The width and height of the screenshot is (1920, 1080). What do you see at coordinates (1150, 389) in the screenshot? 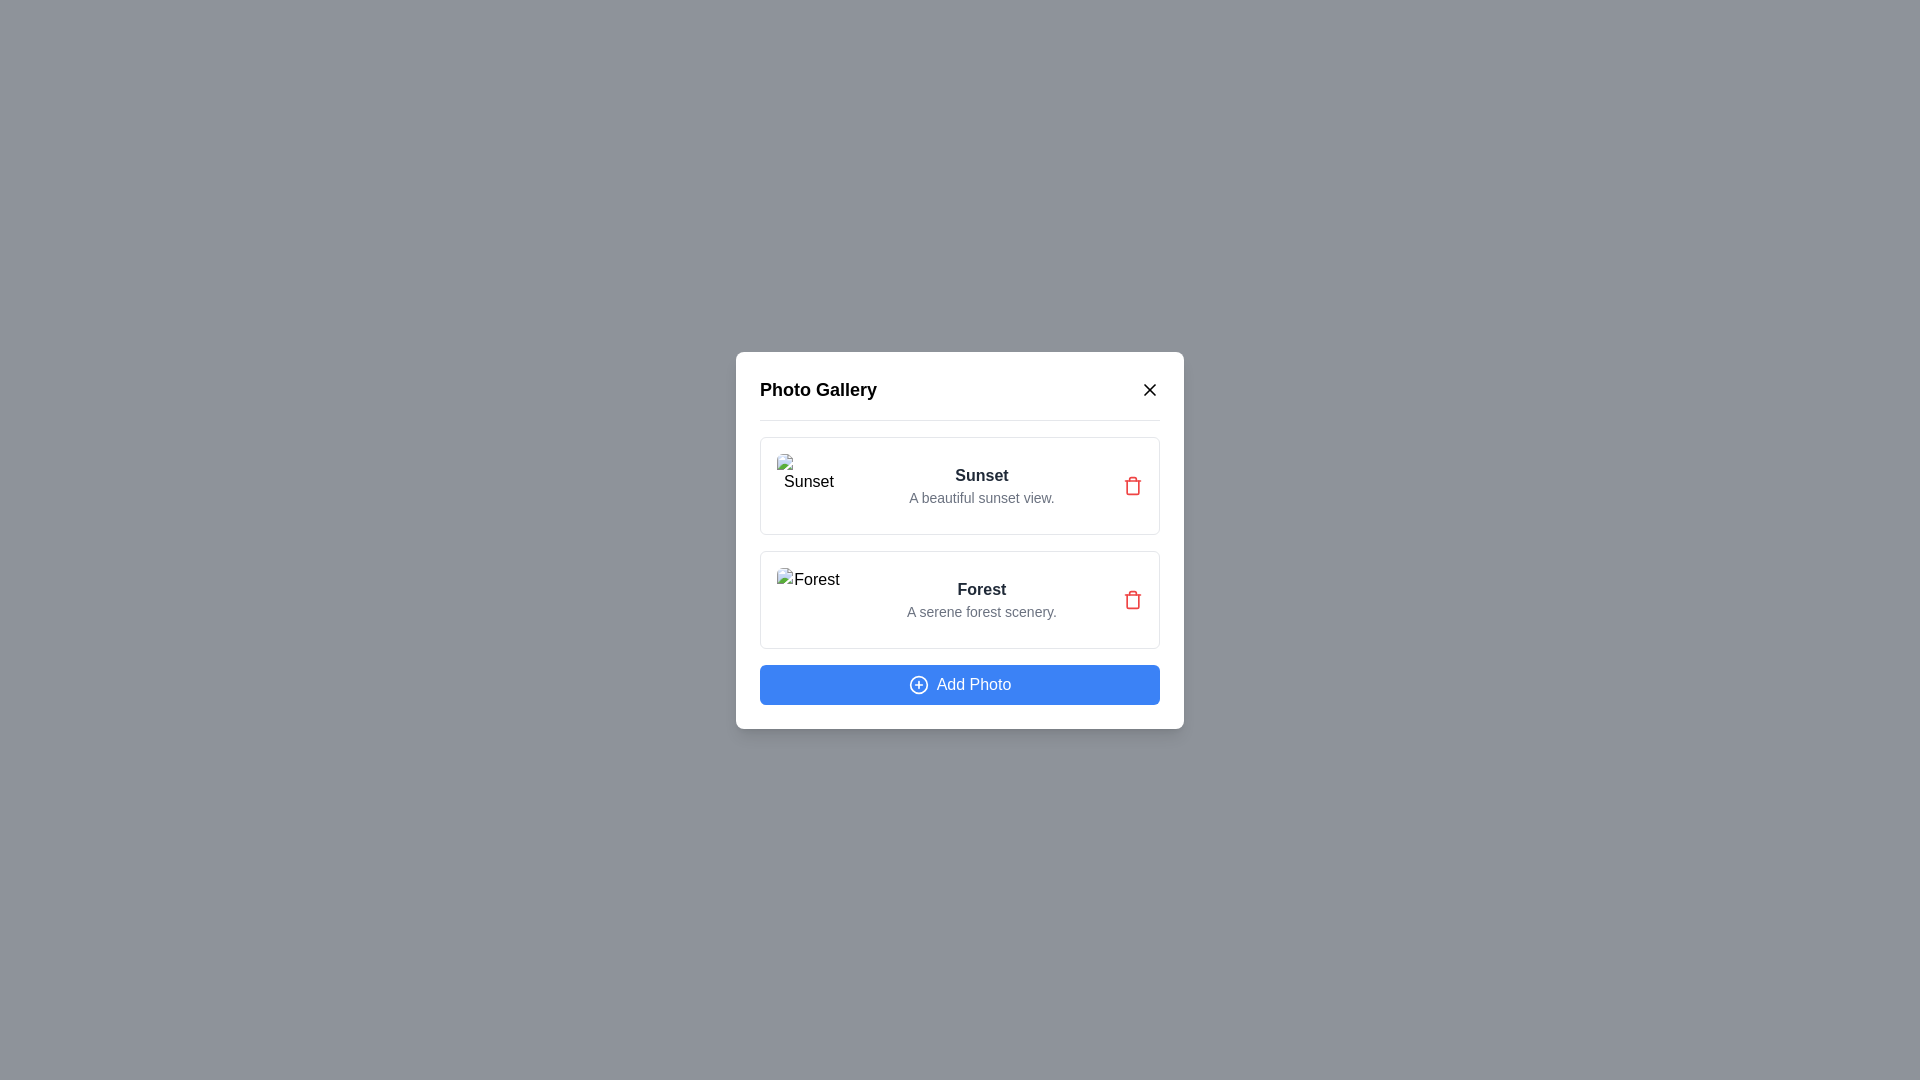
I see `the red 'X' close button located in the top-right corner of the 'Photo Gallery' modal header` at bounding box center [1150, 389].